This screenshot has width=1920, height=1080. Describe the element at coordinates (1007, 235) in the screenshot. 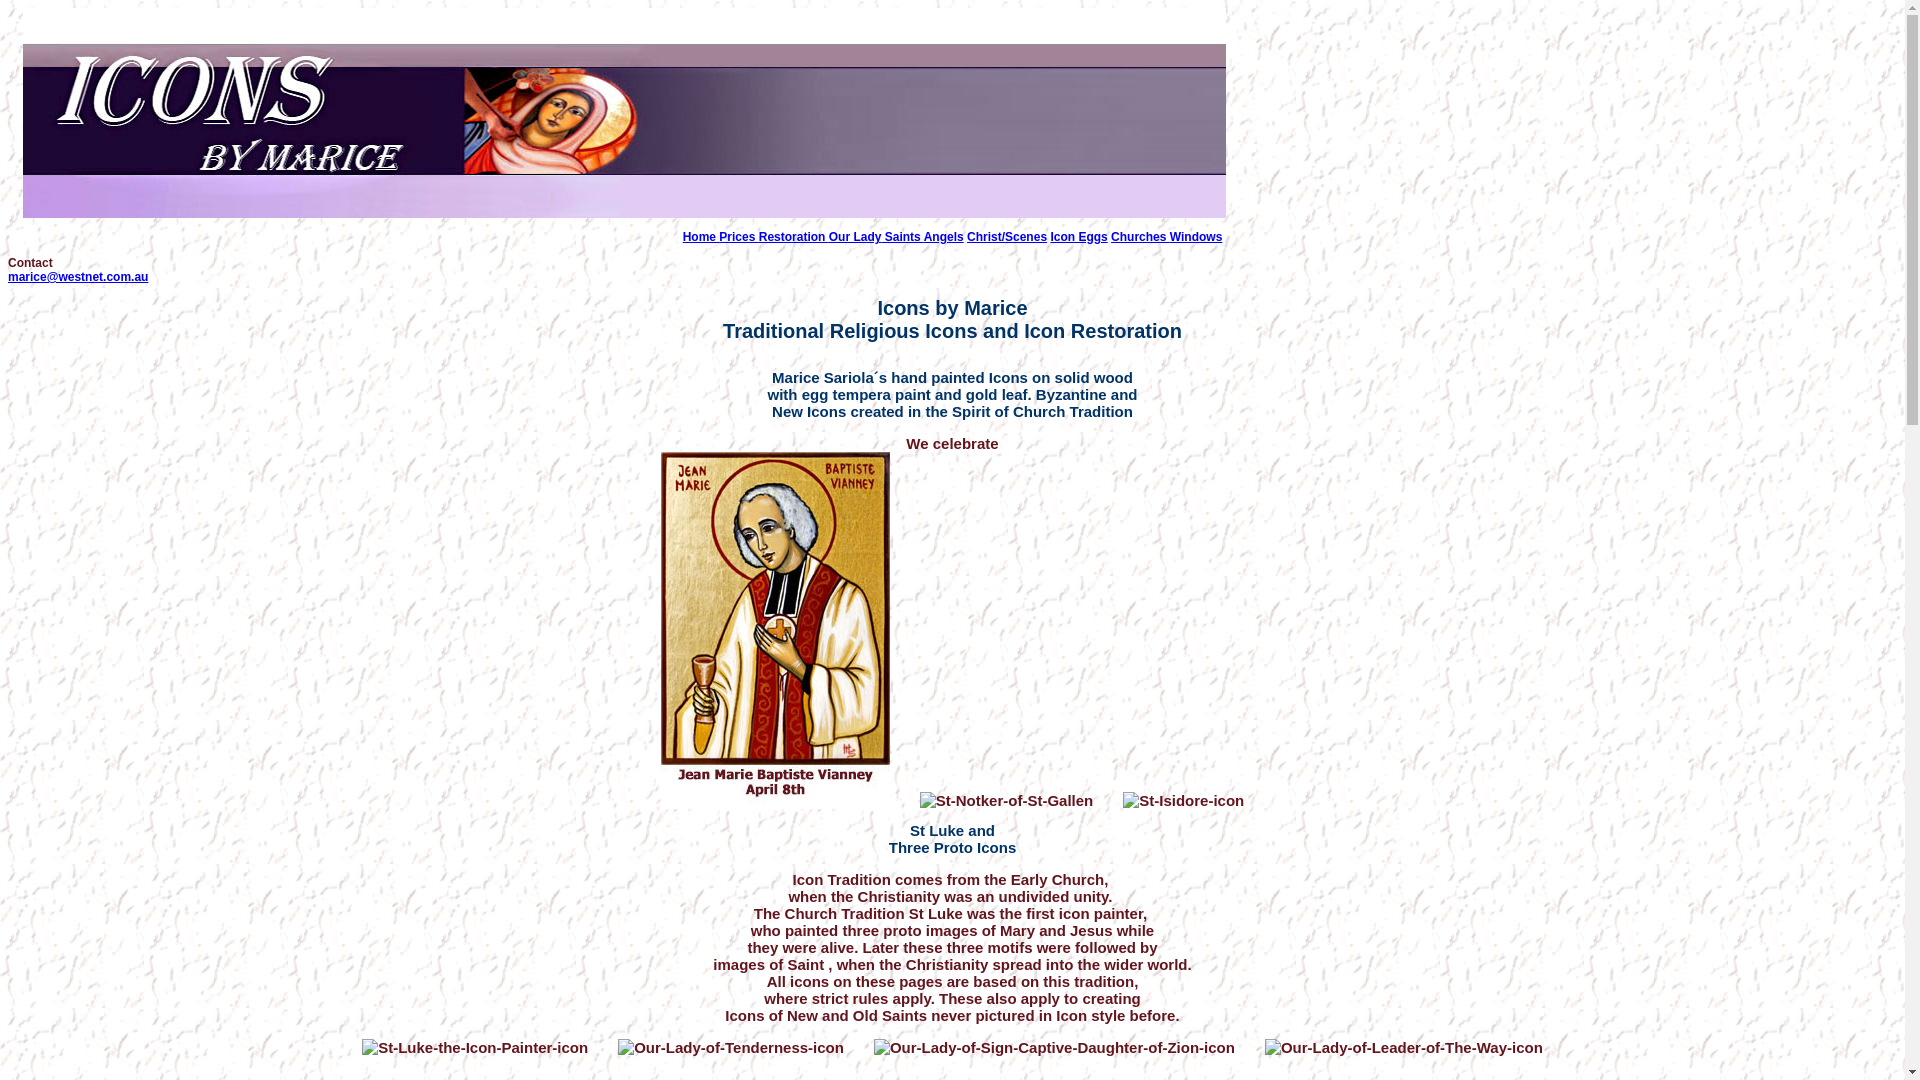

I see `'Christ/Scenes'` at that location.